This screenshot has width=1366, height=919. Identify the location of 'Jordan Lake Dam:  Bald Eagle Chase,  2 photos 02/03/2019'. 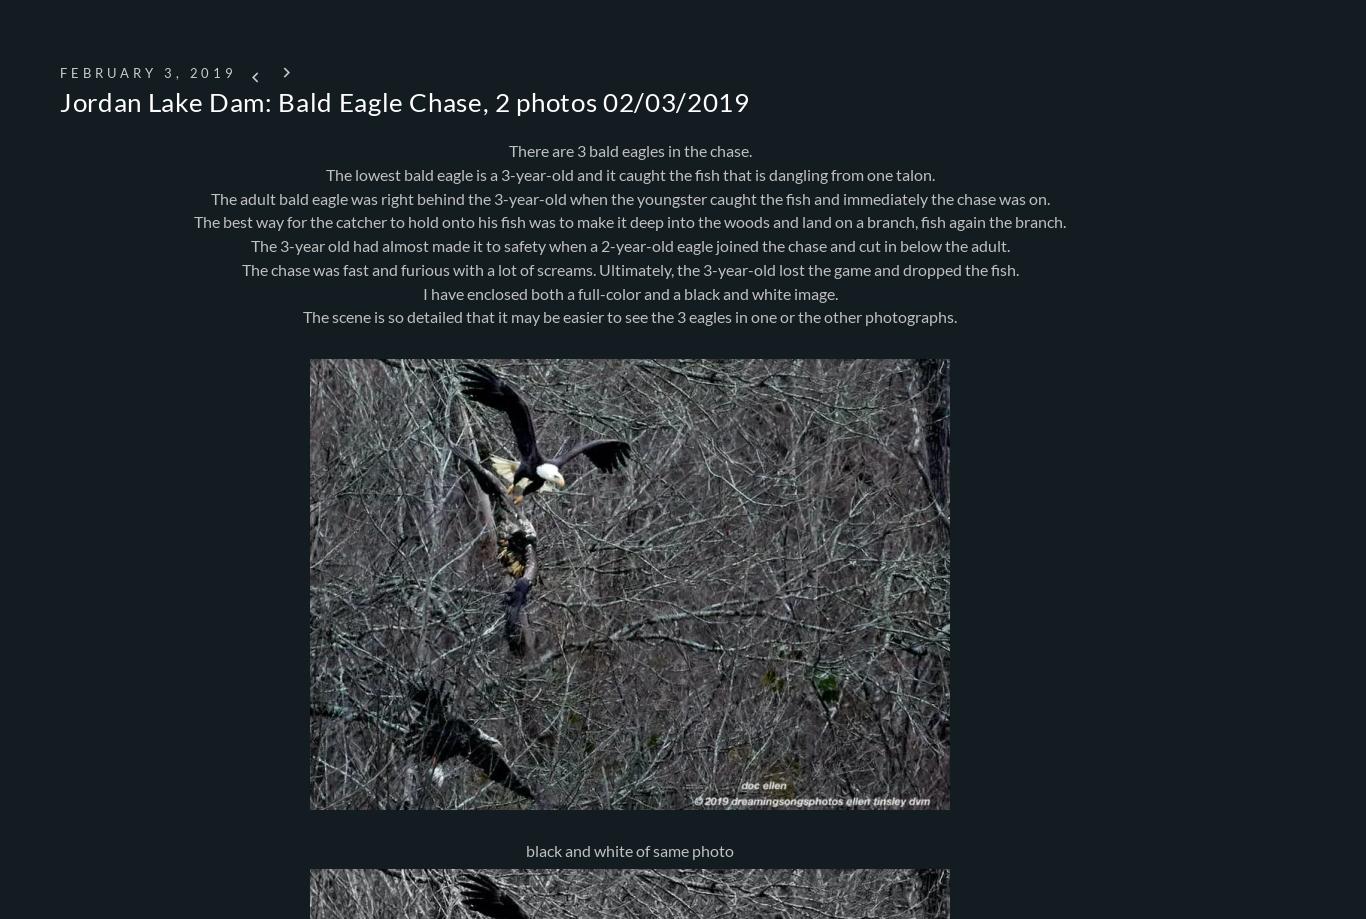
(59, 101).